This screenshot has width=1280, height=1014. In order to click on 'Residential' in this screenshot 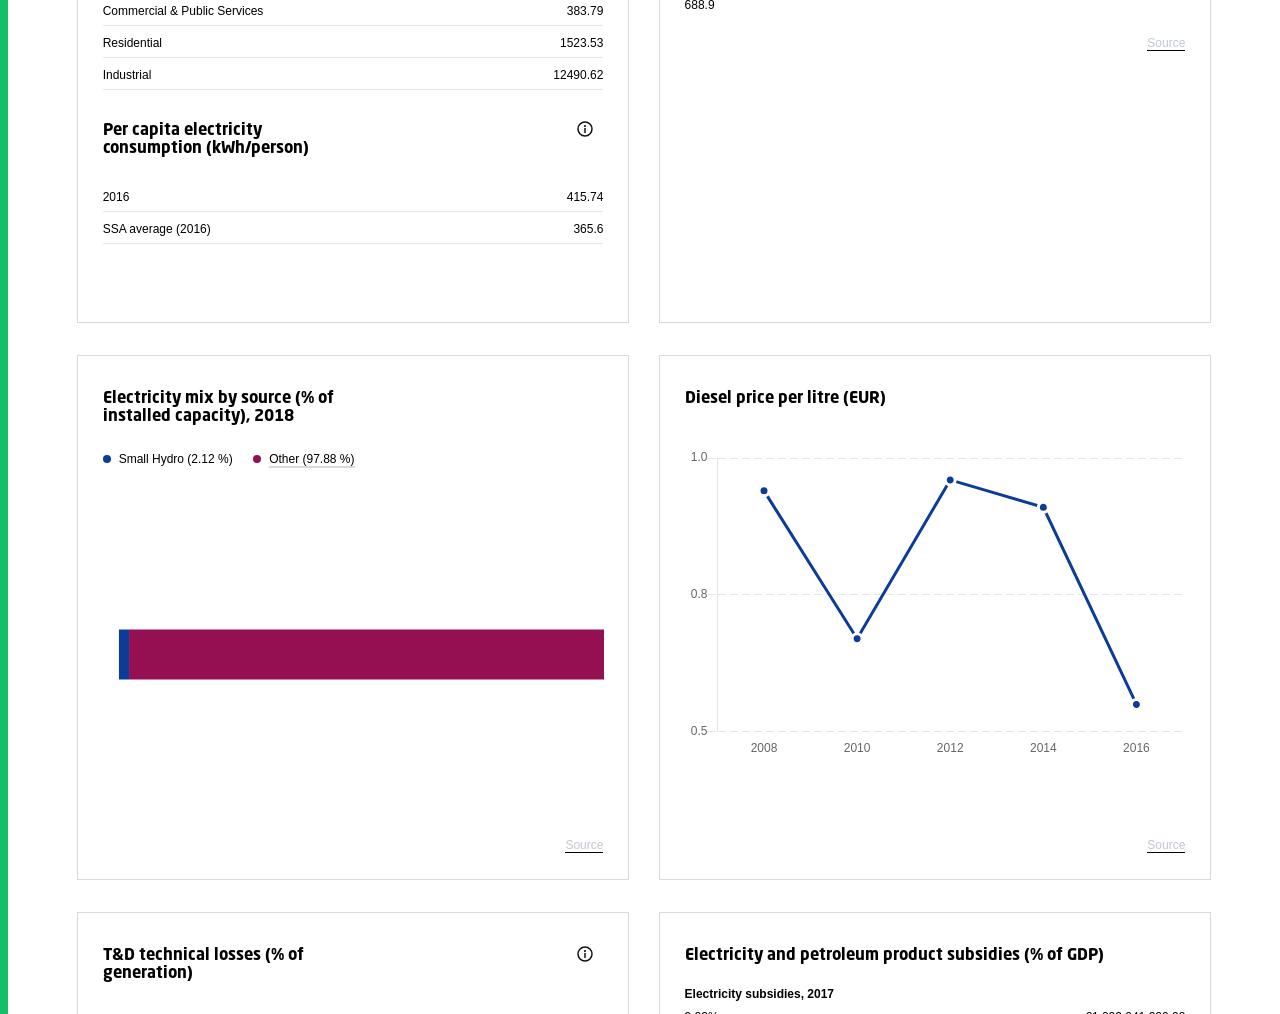, I will do `click(101, 40)`.